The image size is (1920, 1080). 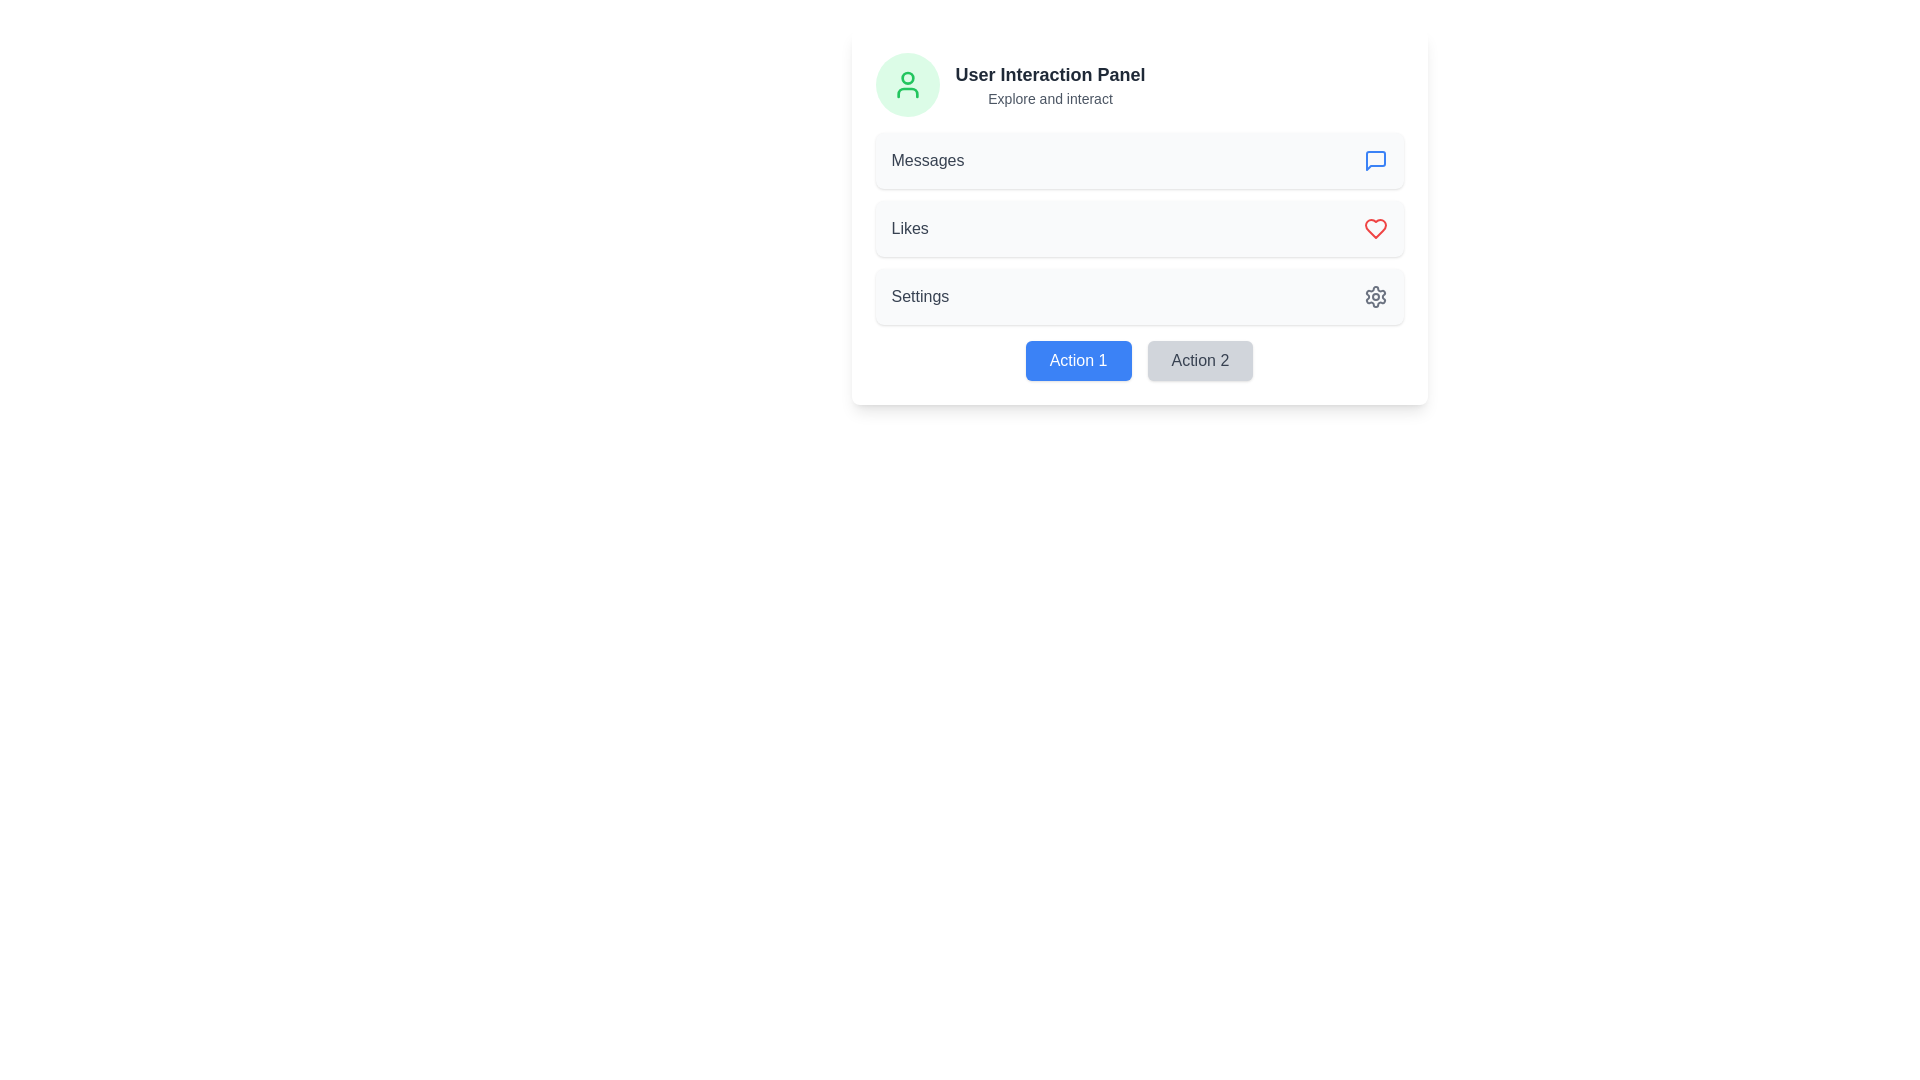 What do you see at coordinates (1200, 361) in the screenshot?
I see `the 'Action 2' button, which is the right-side button in a pair of horizontally aligned buttons under the 'User Interaction Panel'` at bounding box center [1200, 361].